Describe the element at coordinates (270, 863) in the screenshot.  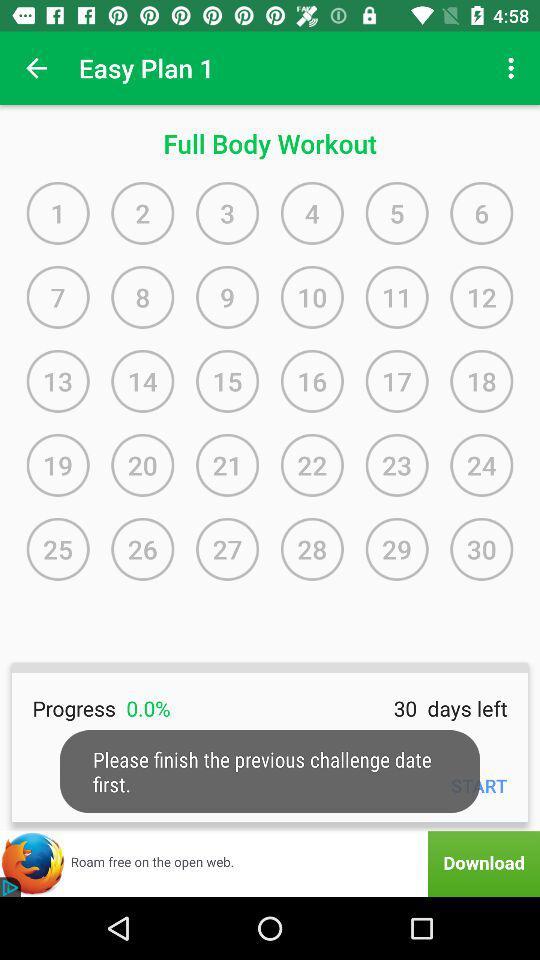
I see `advertisement for firefox` at that location.